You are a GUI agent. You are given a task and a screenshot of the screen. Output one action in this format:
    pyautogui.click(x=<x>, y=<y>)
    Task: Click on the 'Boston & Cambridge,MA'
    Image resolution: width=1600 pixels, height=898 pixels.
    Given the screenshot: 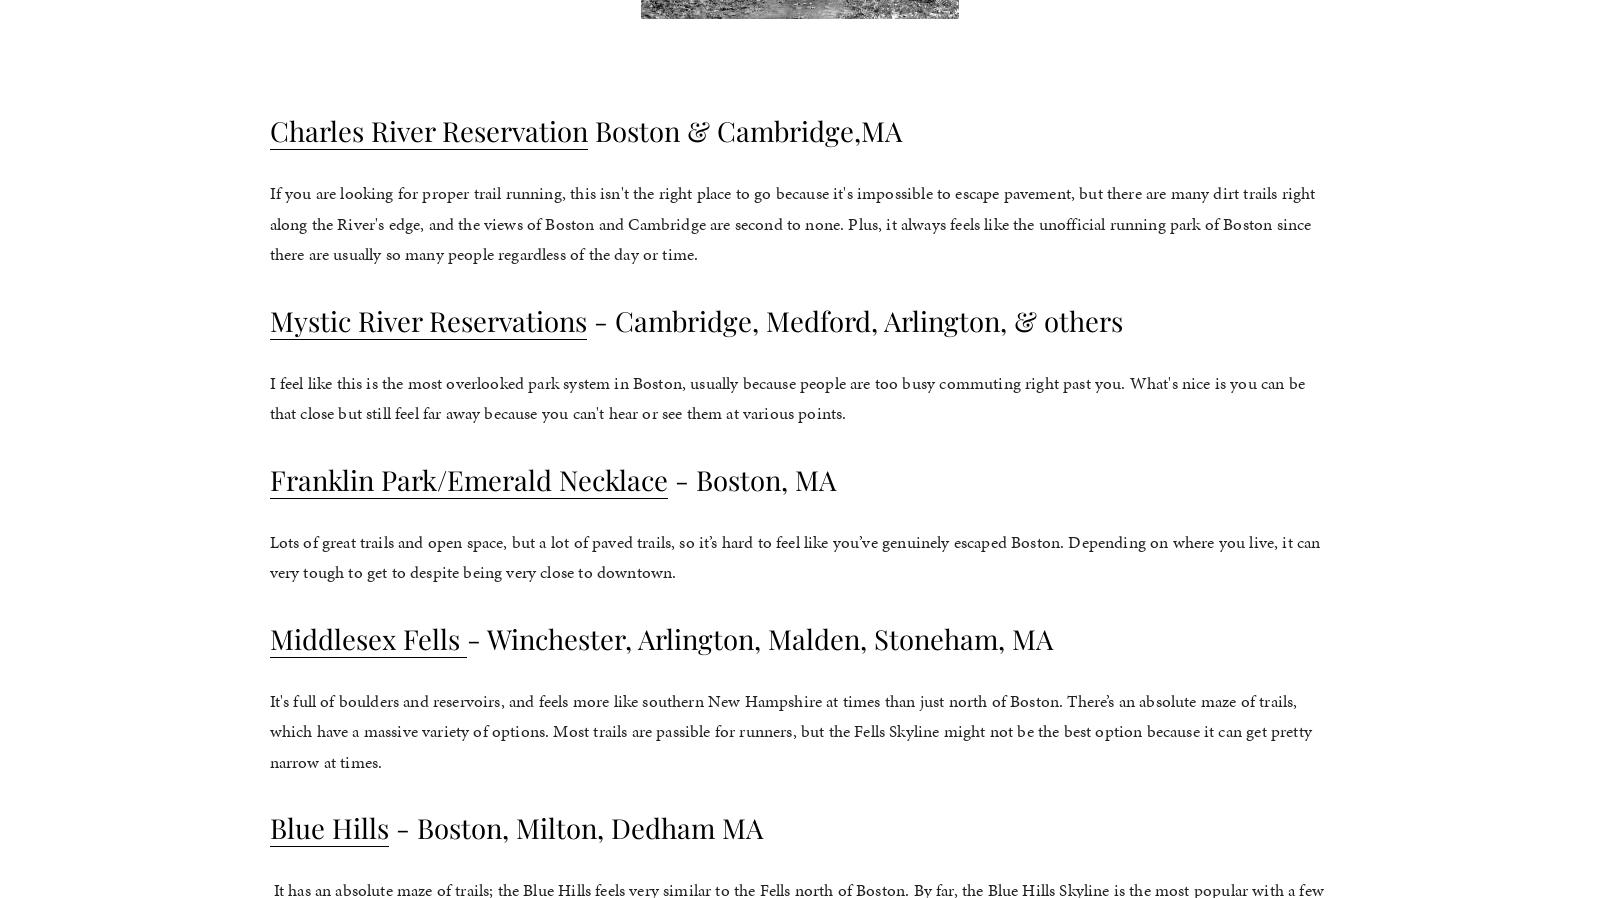 What is the action you would take?
    pyautogui.click(x=586, y=128)
    